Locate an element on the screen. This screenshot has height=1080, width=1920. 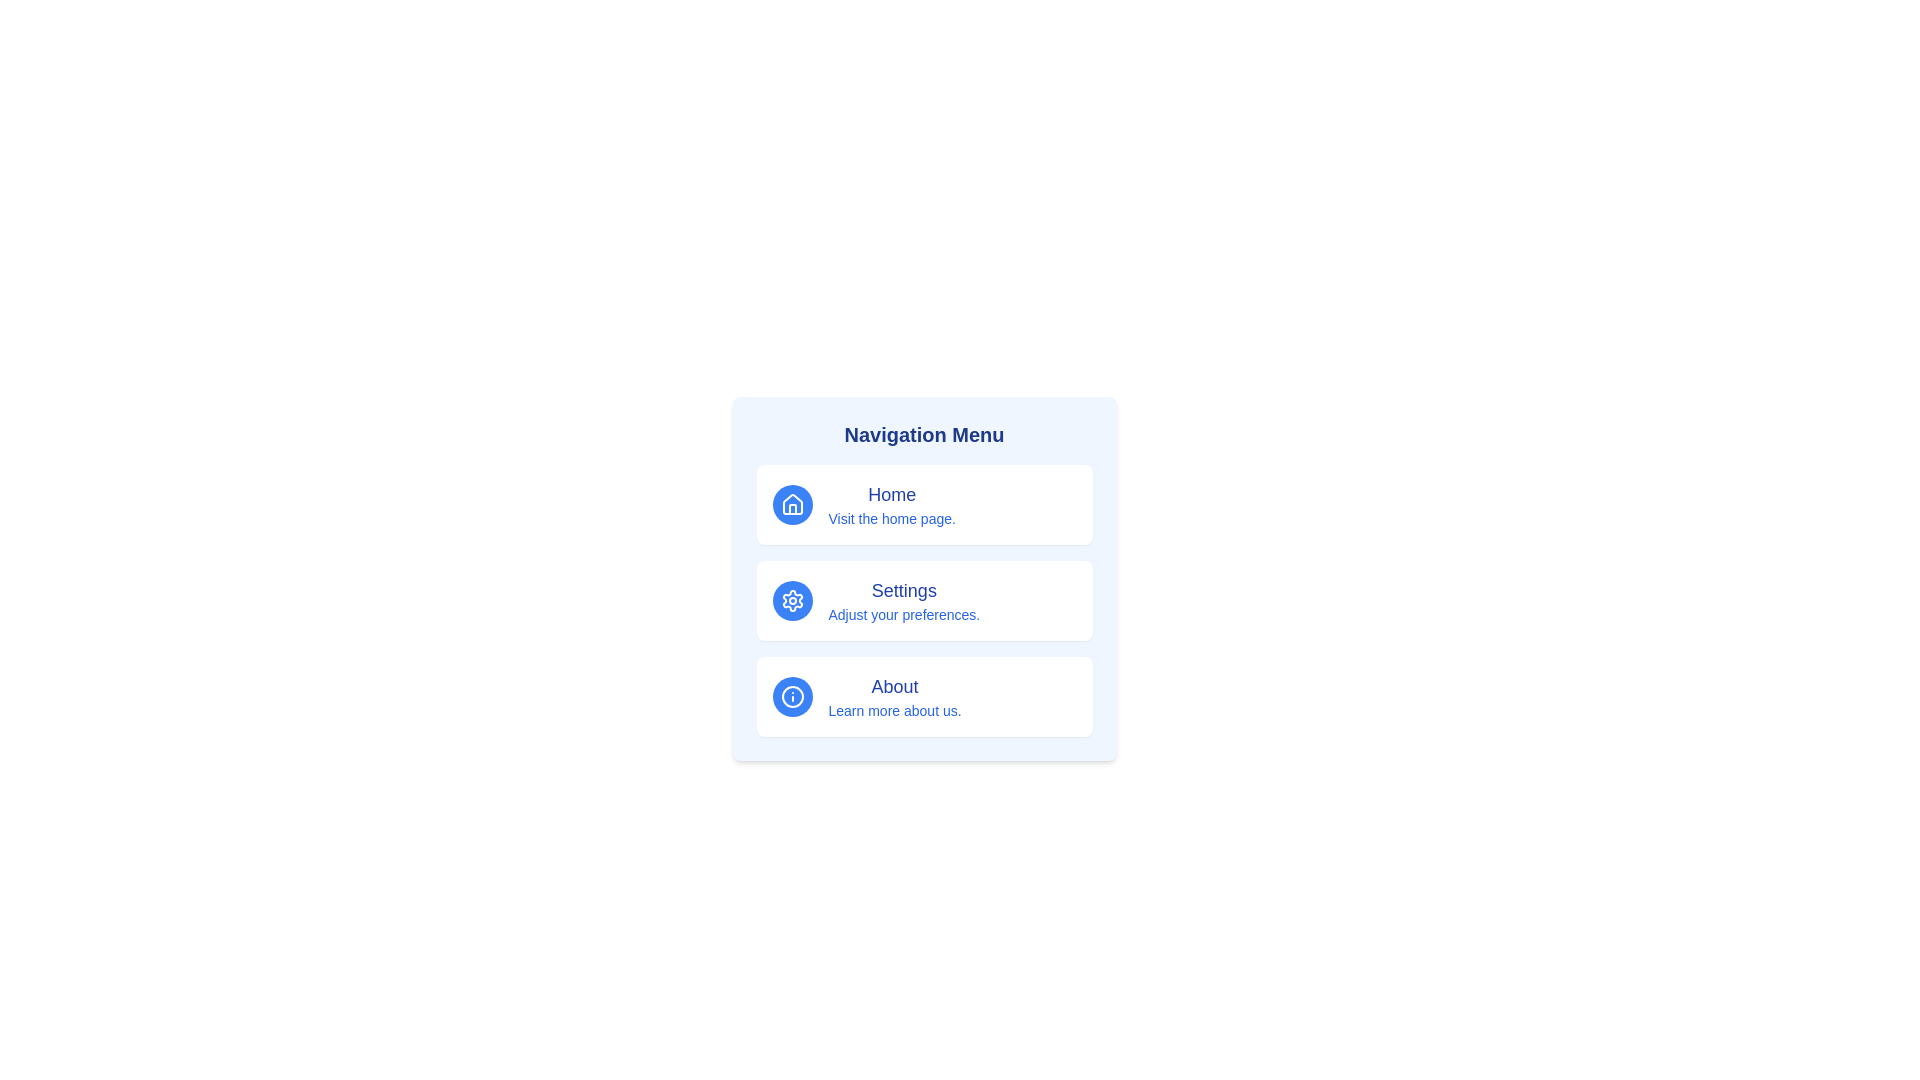
the text label that reads 'Visit the home page.' which is styled in smaller blue text and positioned beneath the 'Home' text in the navigation menu is located at coordinates (891, 518).